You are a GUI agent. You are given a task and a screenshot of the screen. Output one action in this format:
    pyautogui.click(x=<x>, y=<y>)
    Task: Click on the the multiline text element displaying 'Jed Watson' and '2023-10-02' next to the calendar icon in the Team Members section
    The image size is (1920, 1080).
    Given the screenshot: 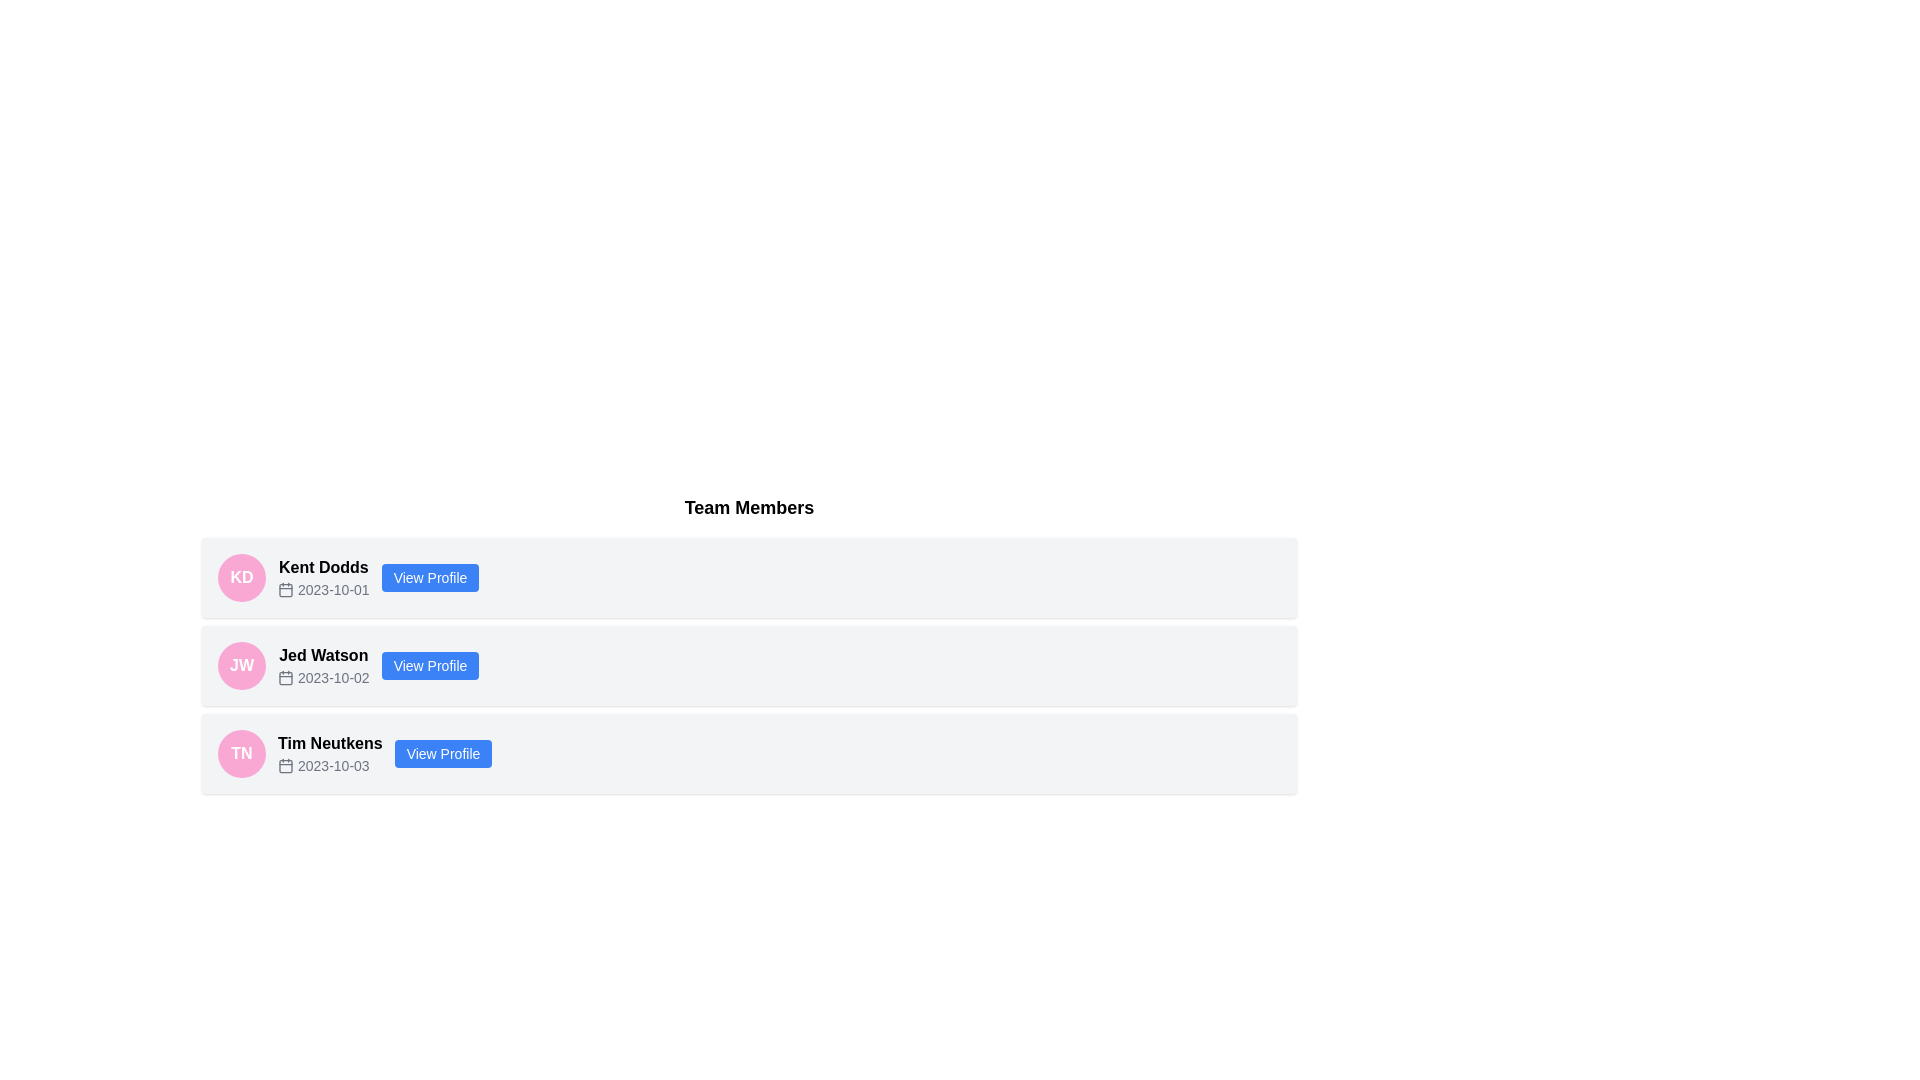 What is the action you would take?
    pyautogui.click(x=323, y=666)
    